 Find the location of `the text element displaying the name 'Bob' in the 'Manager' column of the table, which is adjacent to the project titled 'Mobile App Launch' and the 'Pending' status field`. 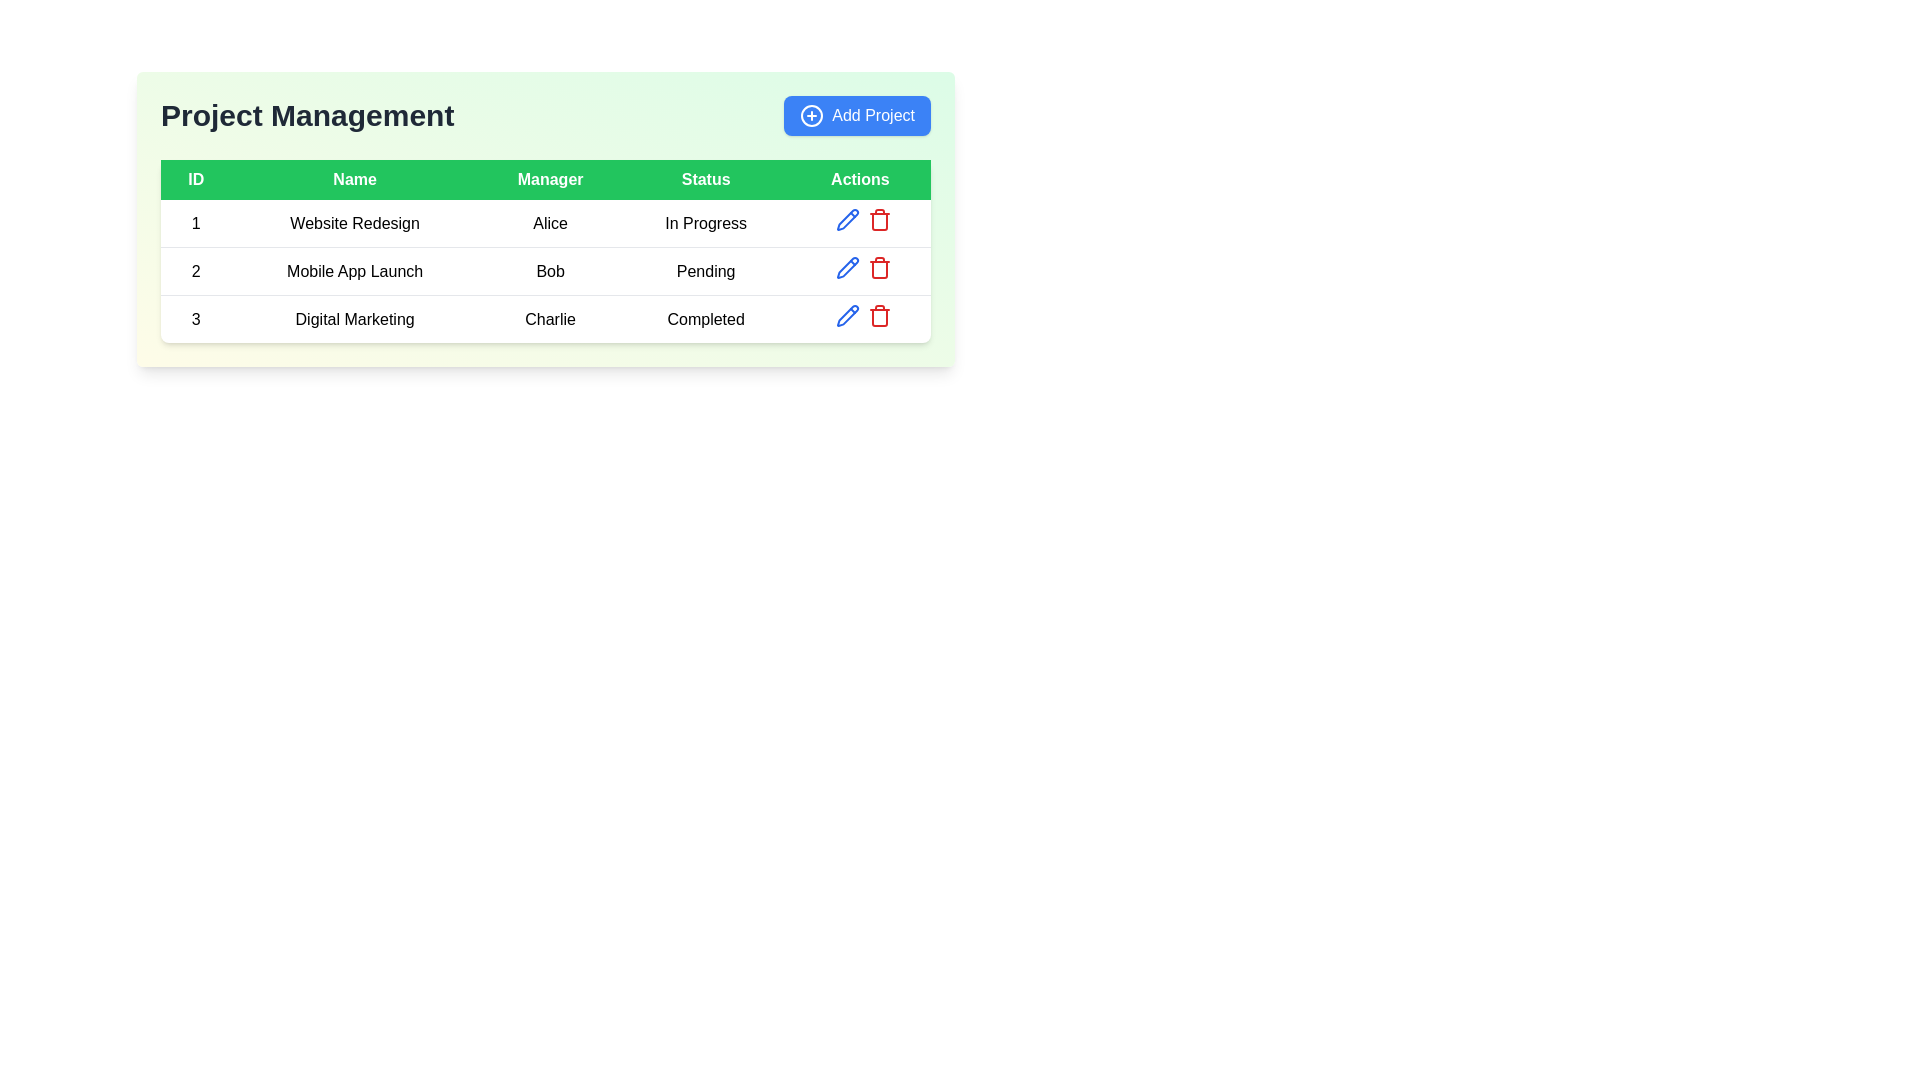

the text element displaying the name 'Bob' in the 'Manager' column of the table, which is adjacent to the project titled 'Mobile App Launch' and the 'Pending' status field is located at coordinates (550, 271).